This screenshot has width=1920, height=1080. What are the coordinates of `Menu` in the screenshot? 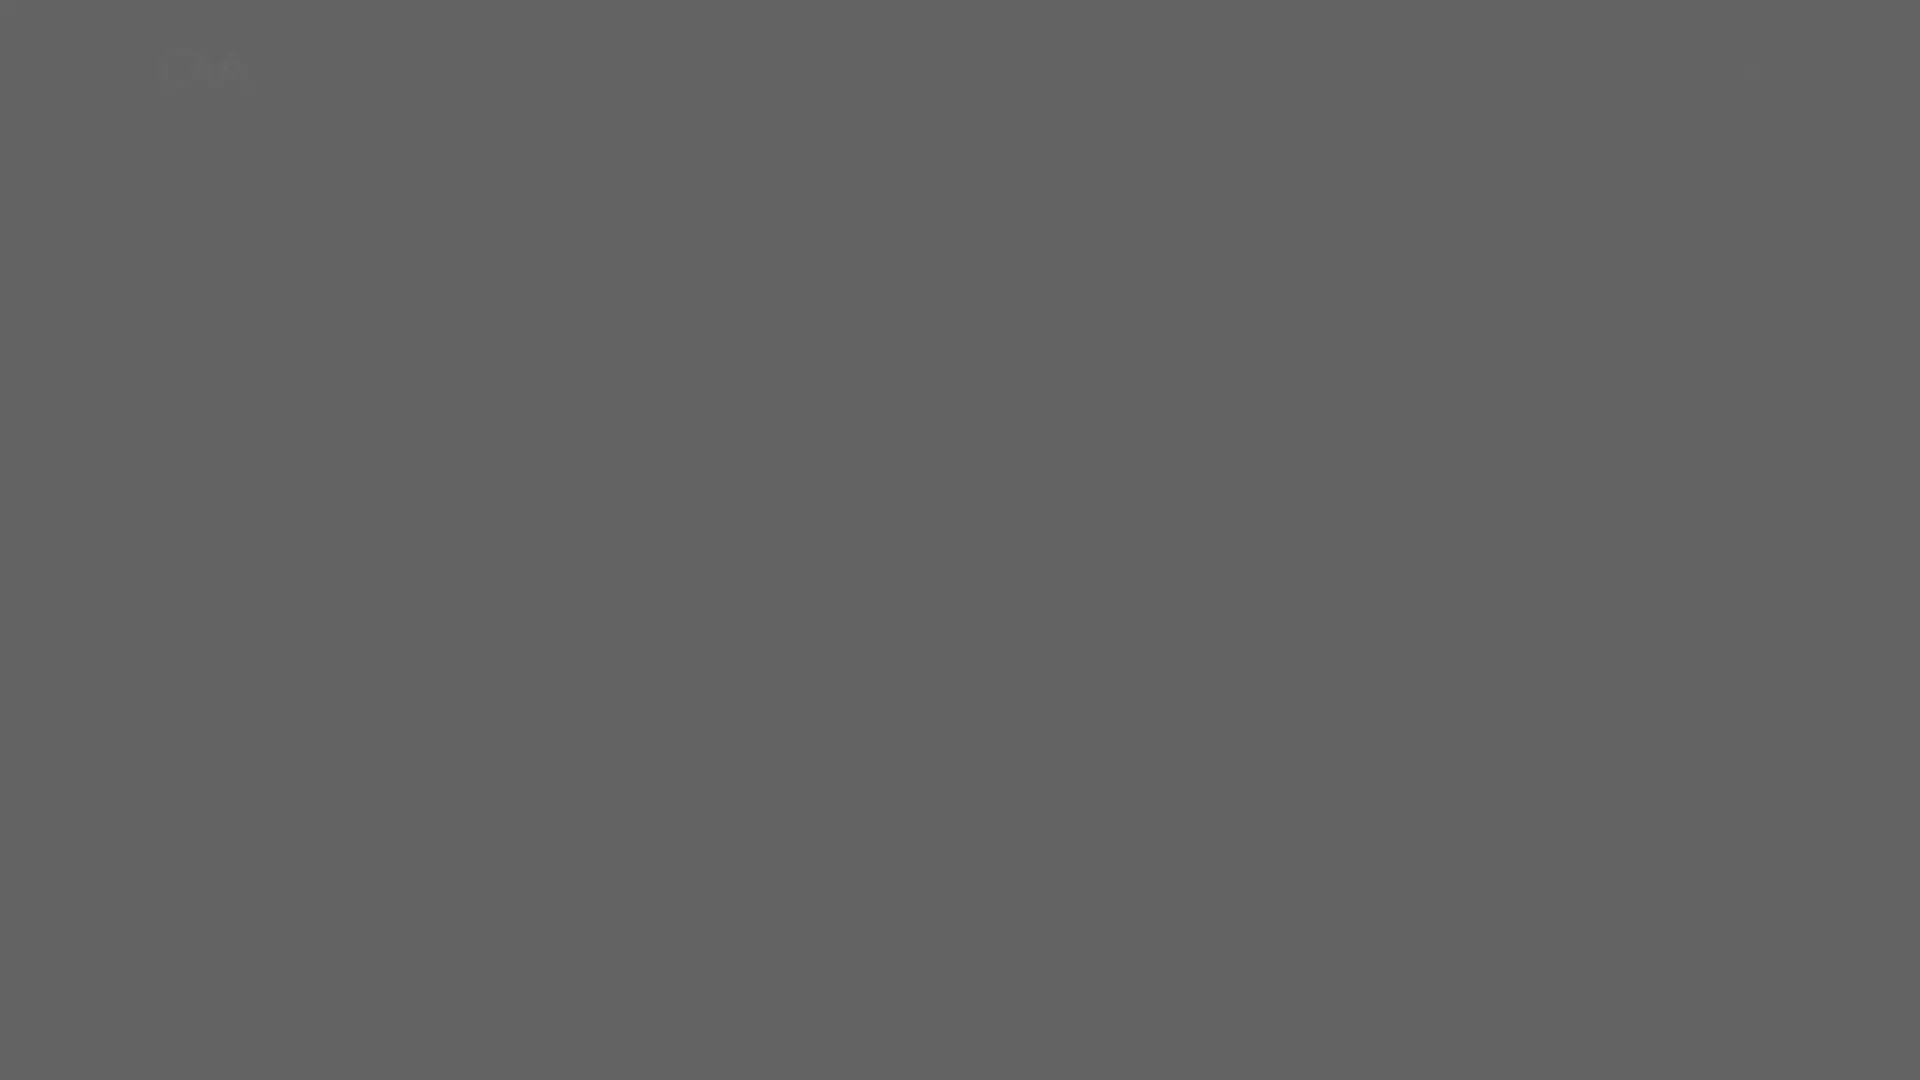 It's located at (1744, 74).